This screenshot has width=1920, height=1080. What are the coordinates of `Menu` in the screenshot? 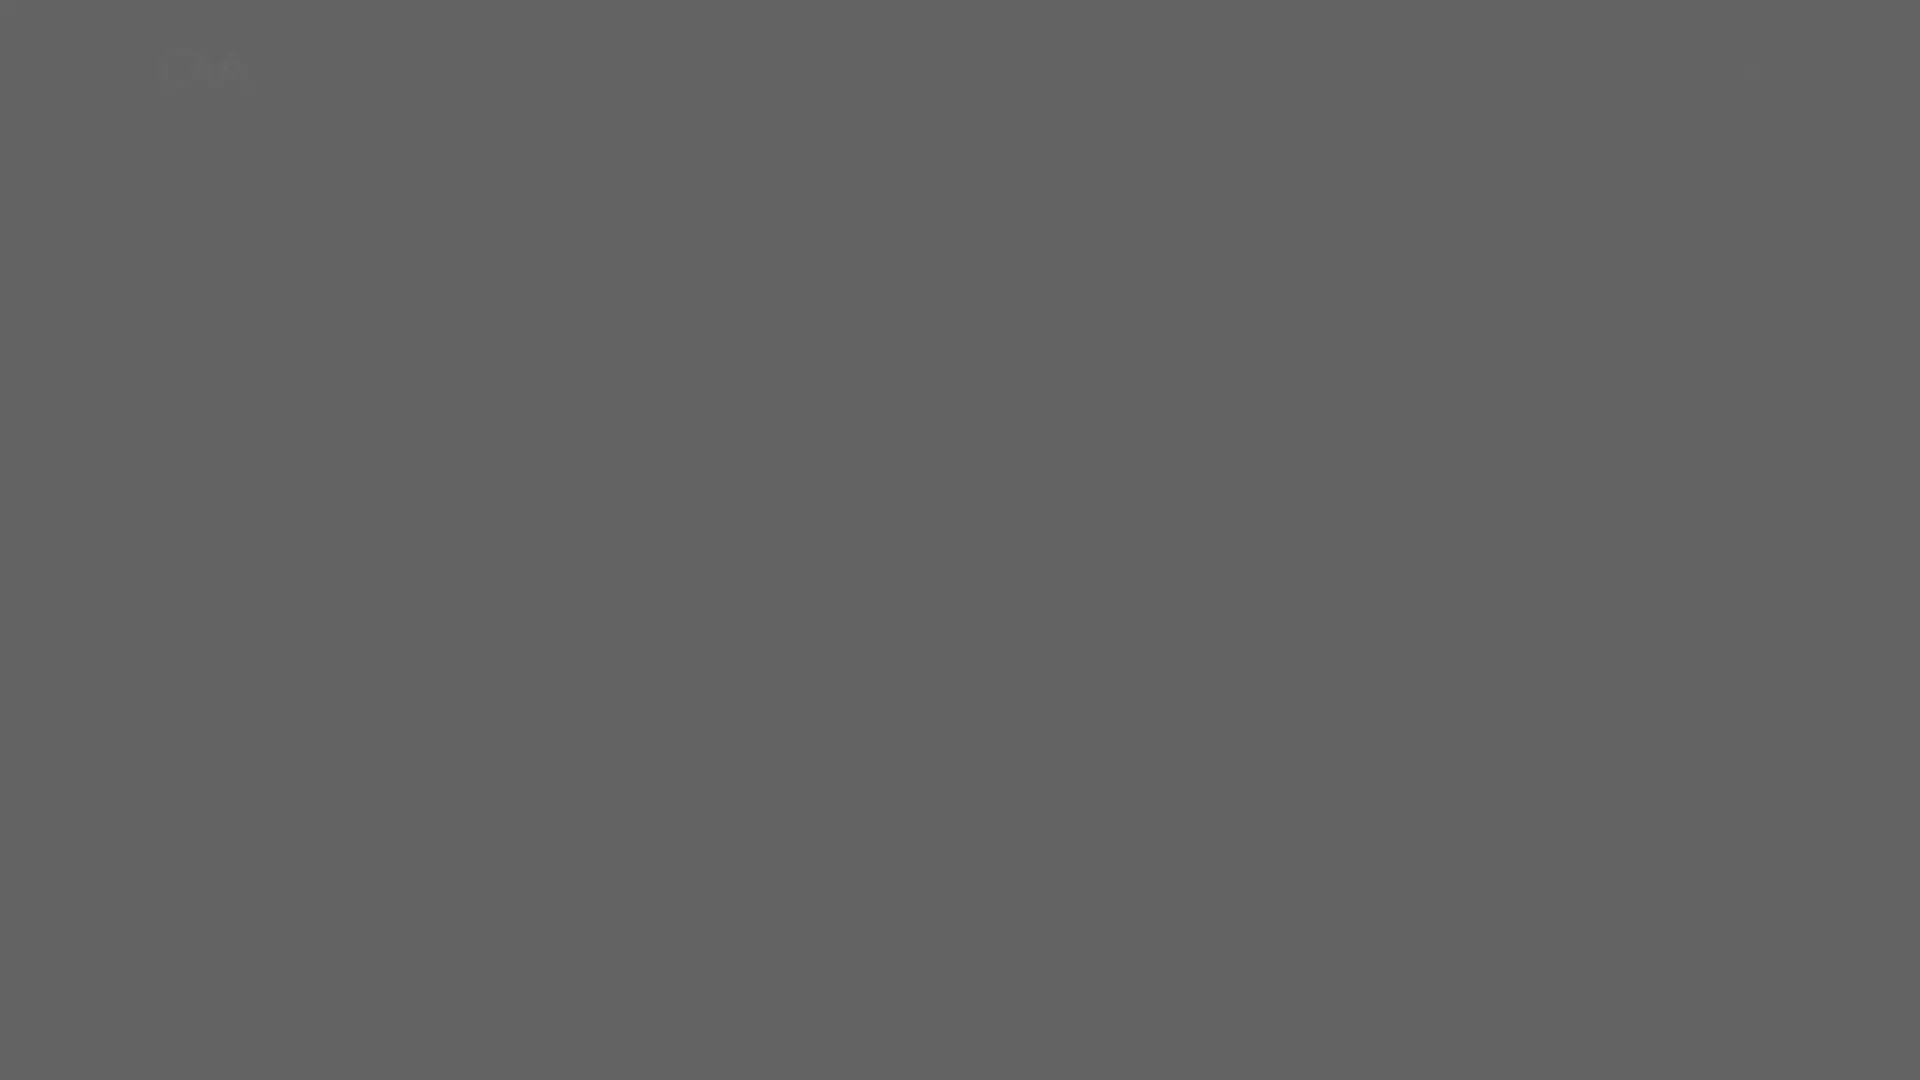 It's located at (1744, 74).